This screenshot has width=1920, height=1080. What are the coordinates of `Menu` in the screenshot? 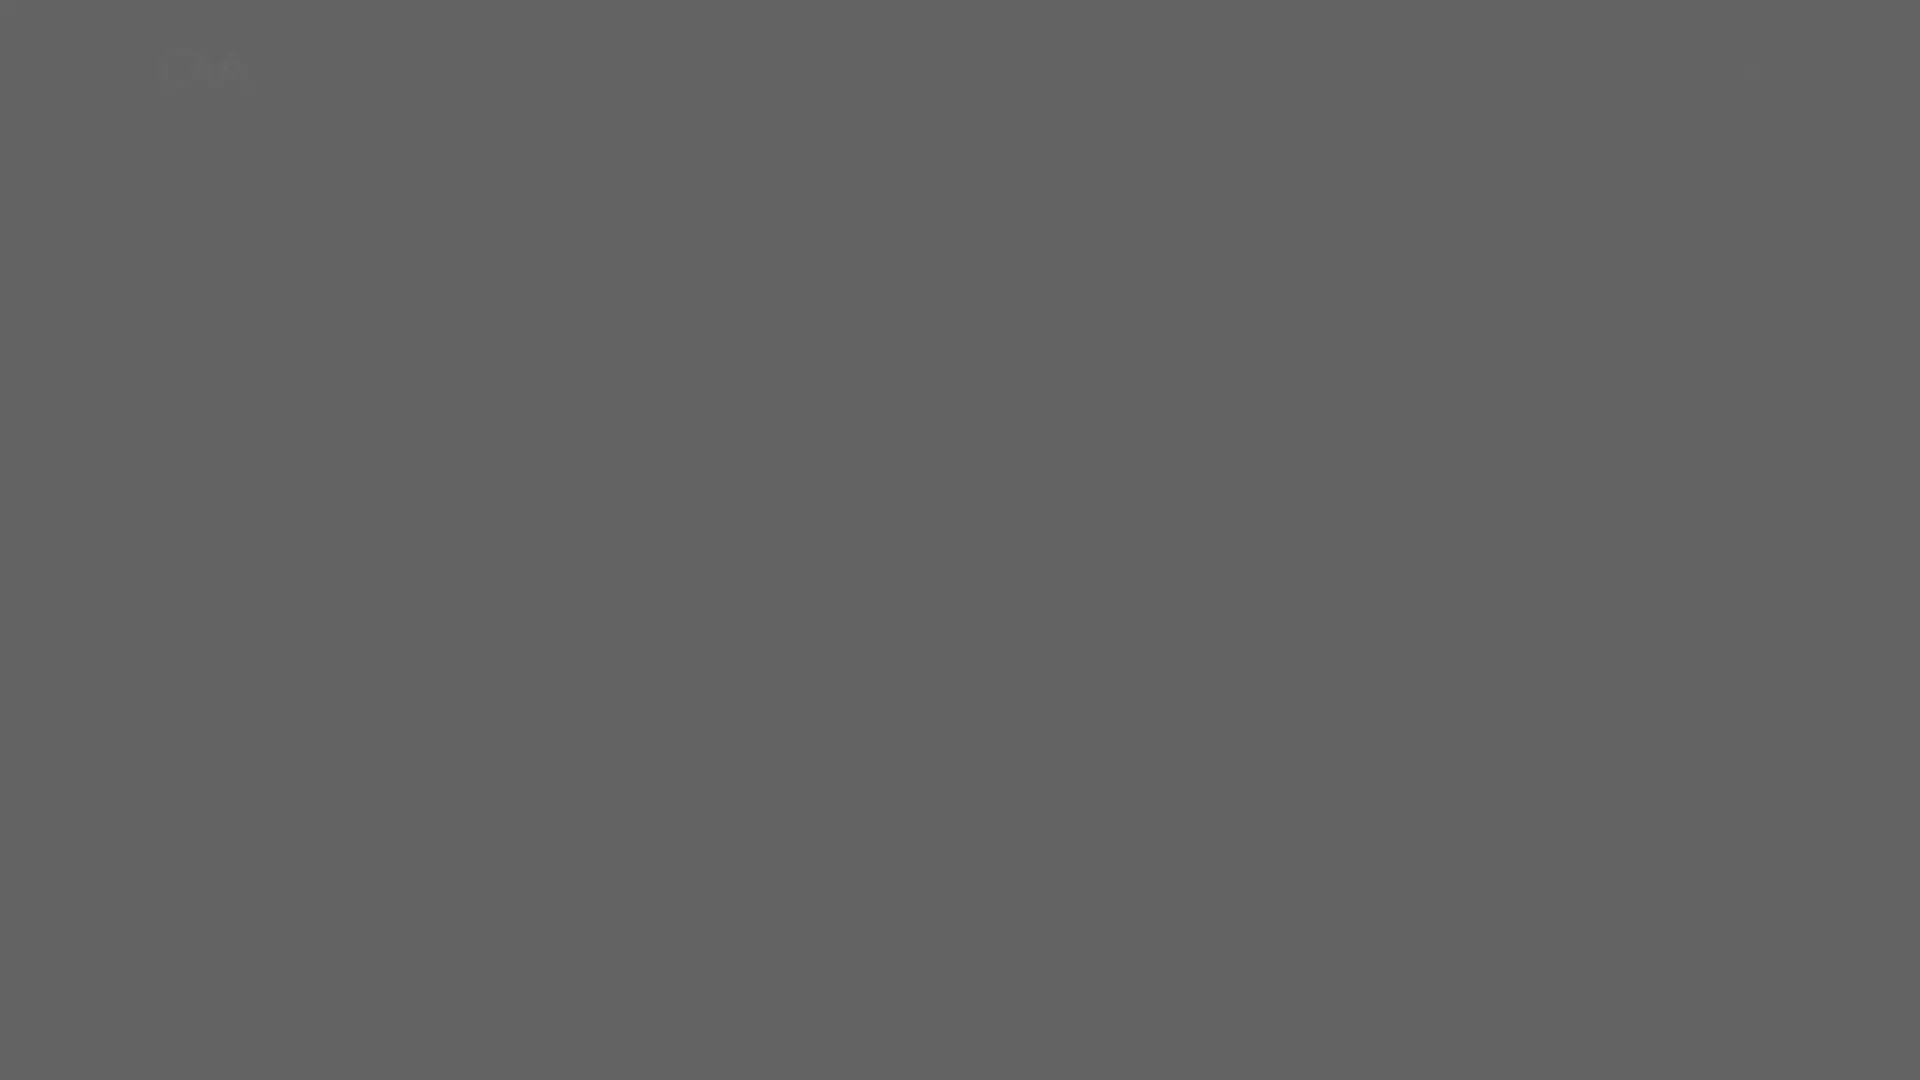 It's located at (1744, 74).